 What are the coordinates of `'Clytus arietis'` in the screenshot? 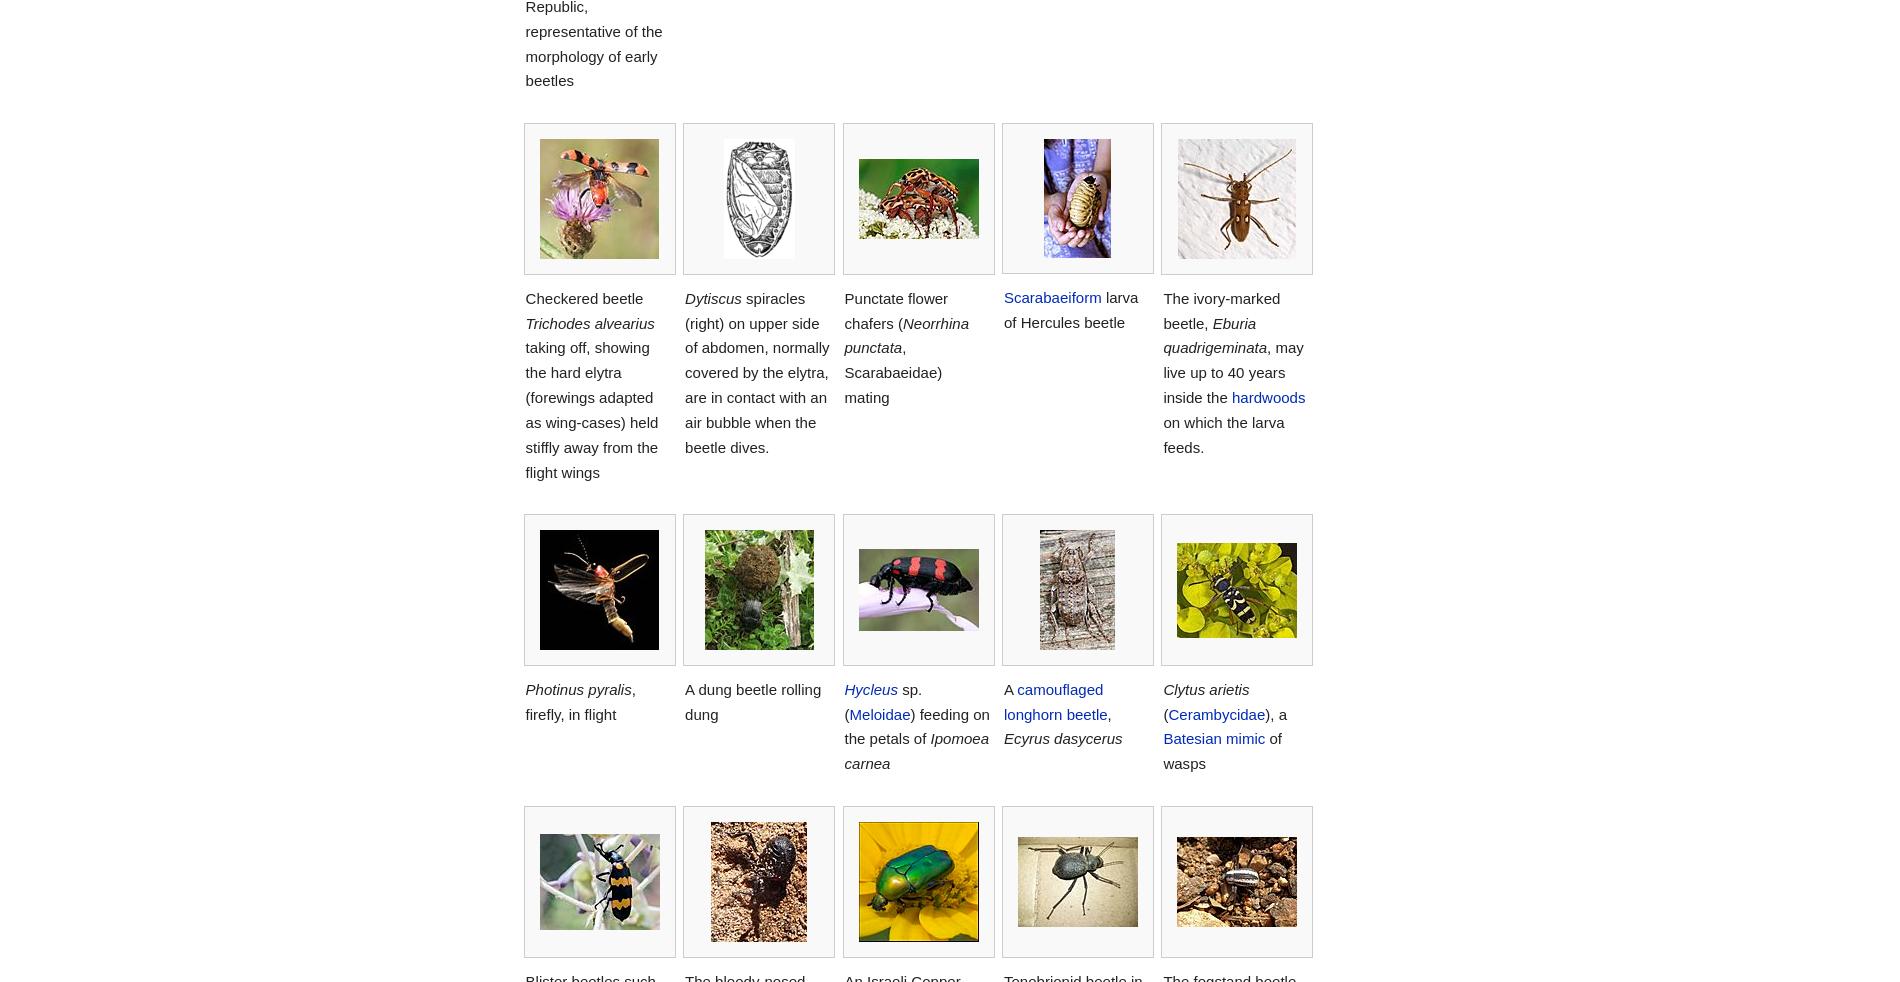 It's located at (1204, 687).